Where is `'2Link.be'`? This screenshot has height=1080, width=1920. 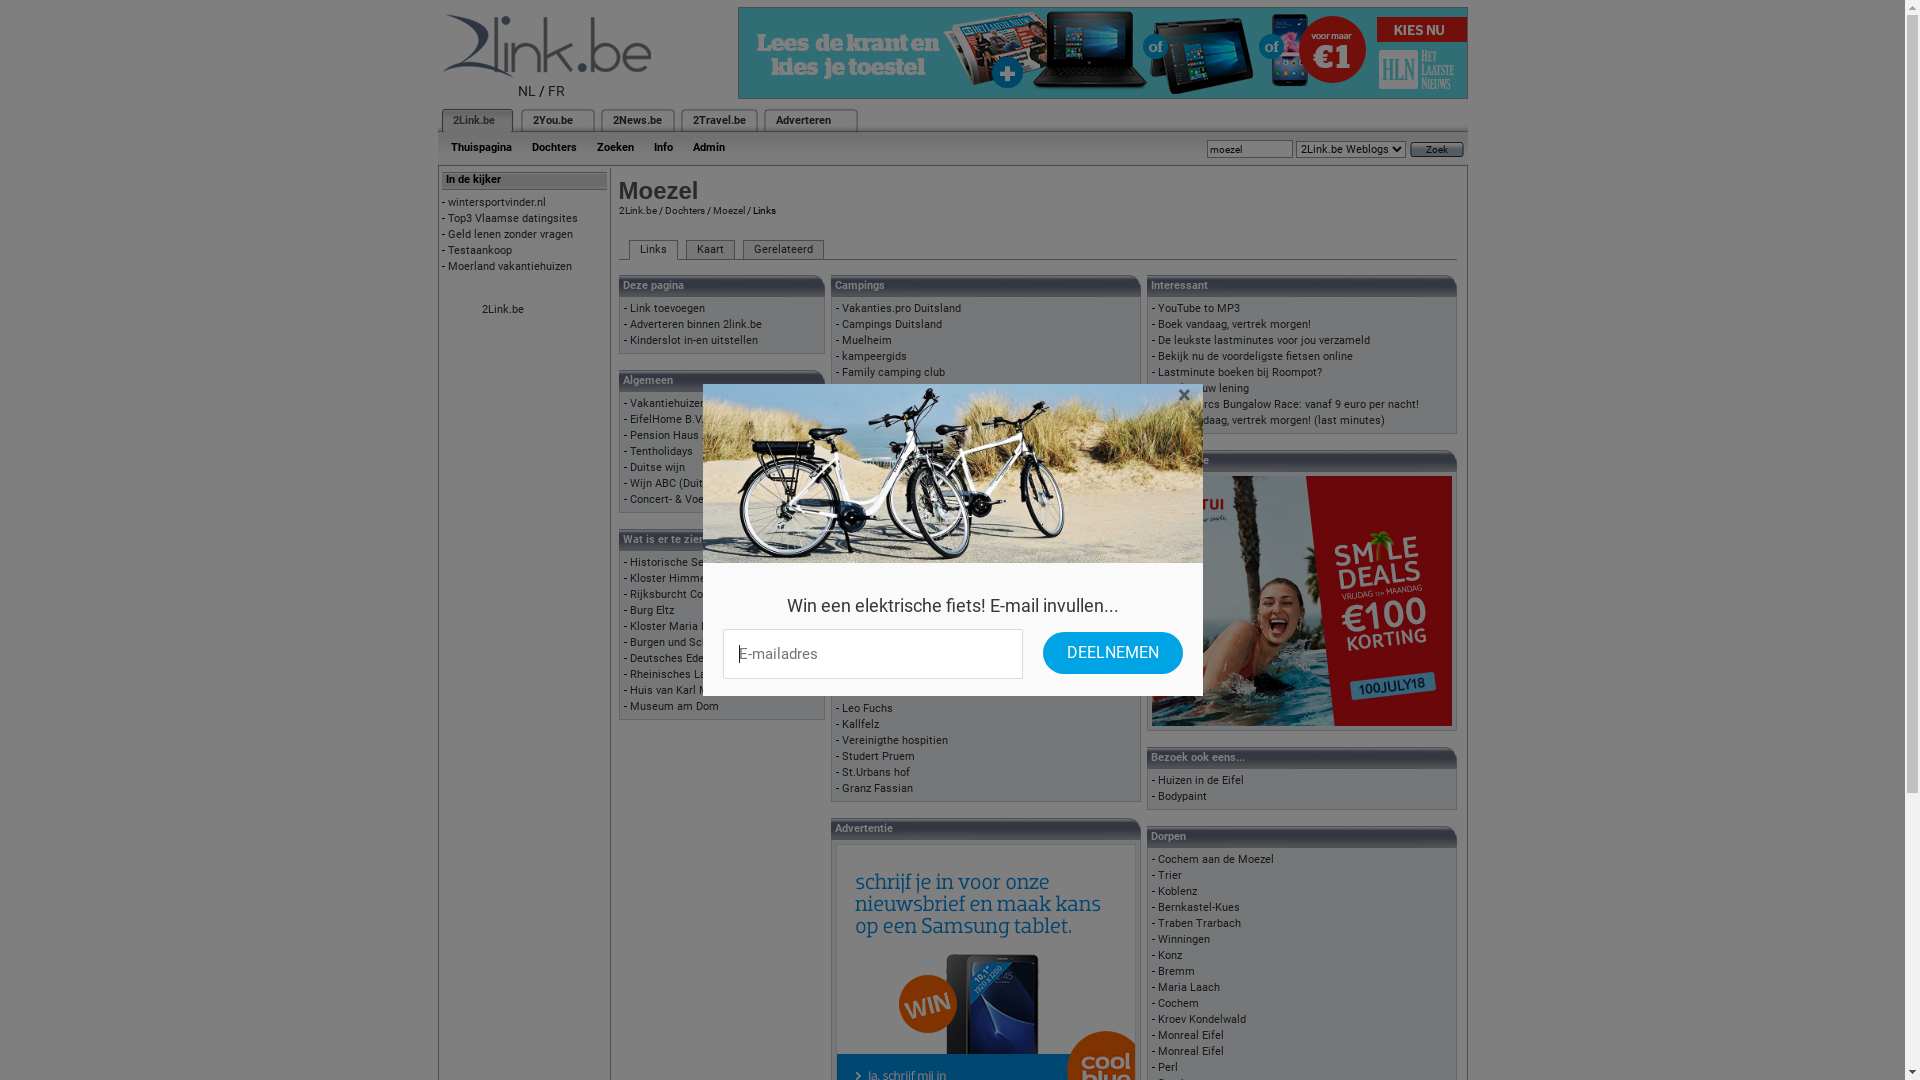 '2Link.be' is located at coordinates (450, 120).